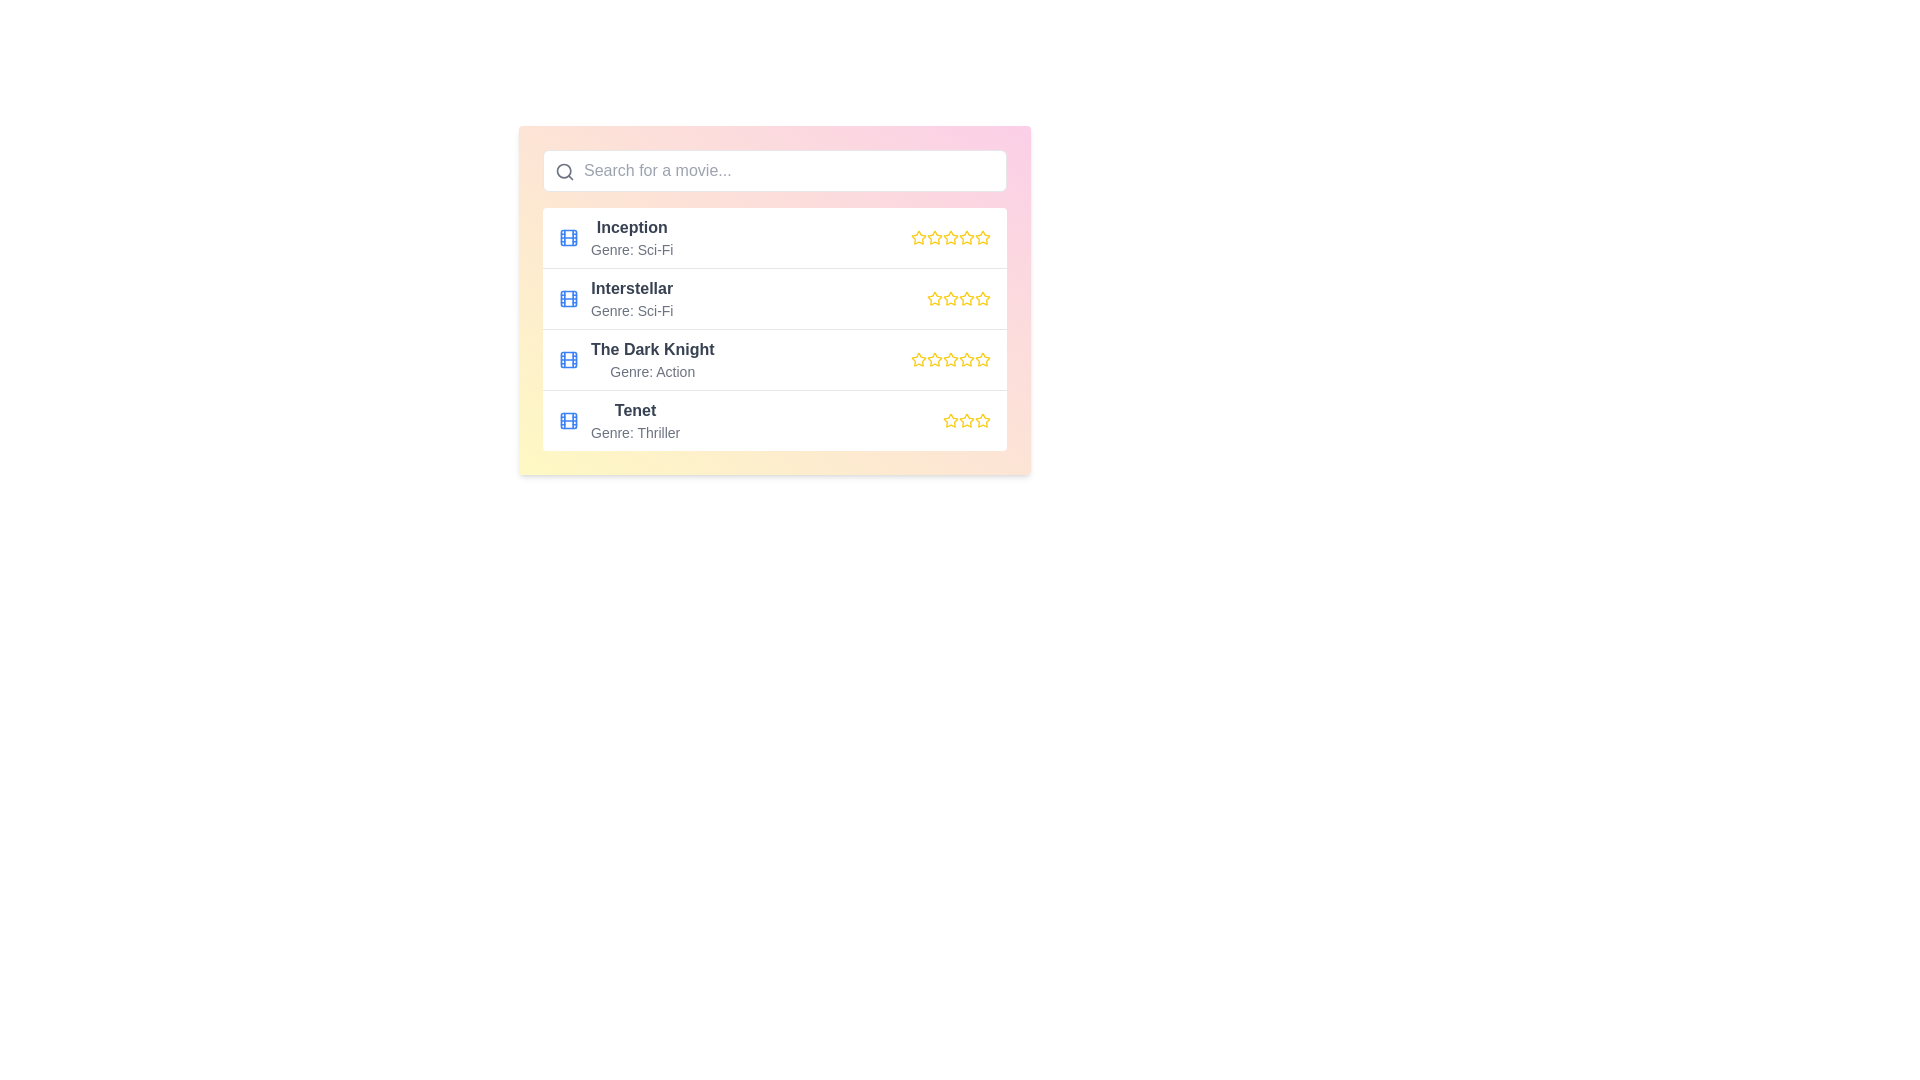  Describe the element at coordinates (614, 237) in the screenshot. I see `the first list item displaying 'Inception' in bold with a blue film reel icon` at that location.